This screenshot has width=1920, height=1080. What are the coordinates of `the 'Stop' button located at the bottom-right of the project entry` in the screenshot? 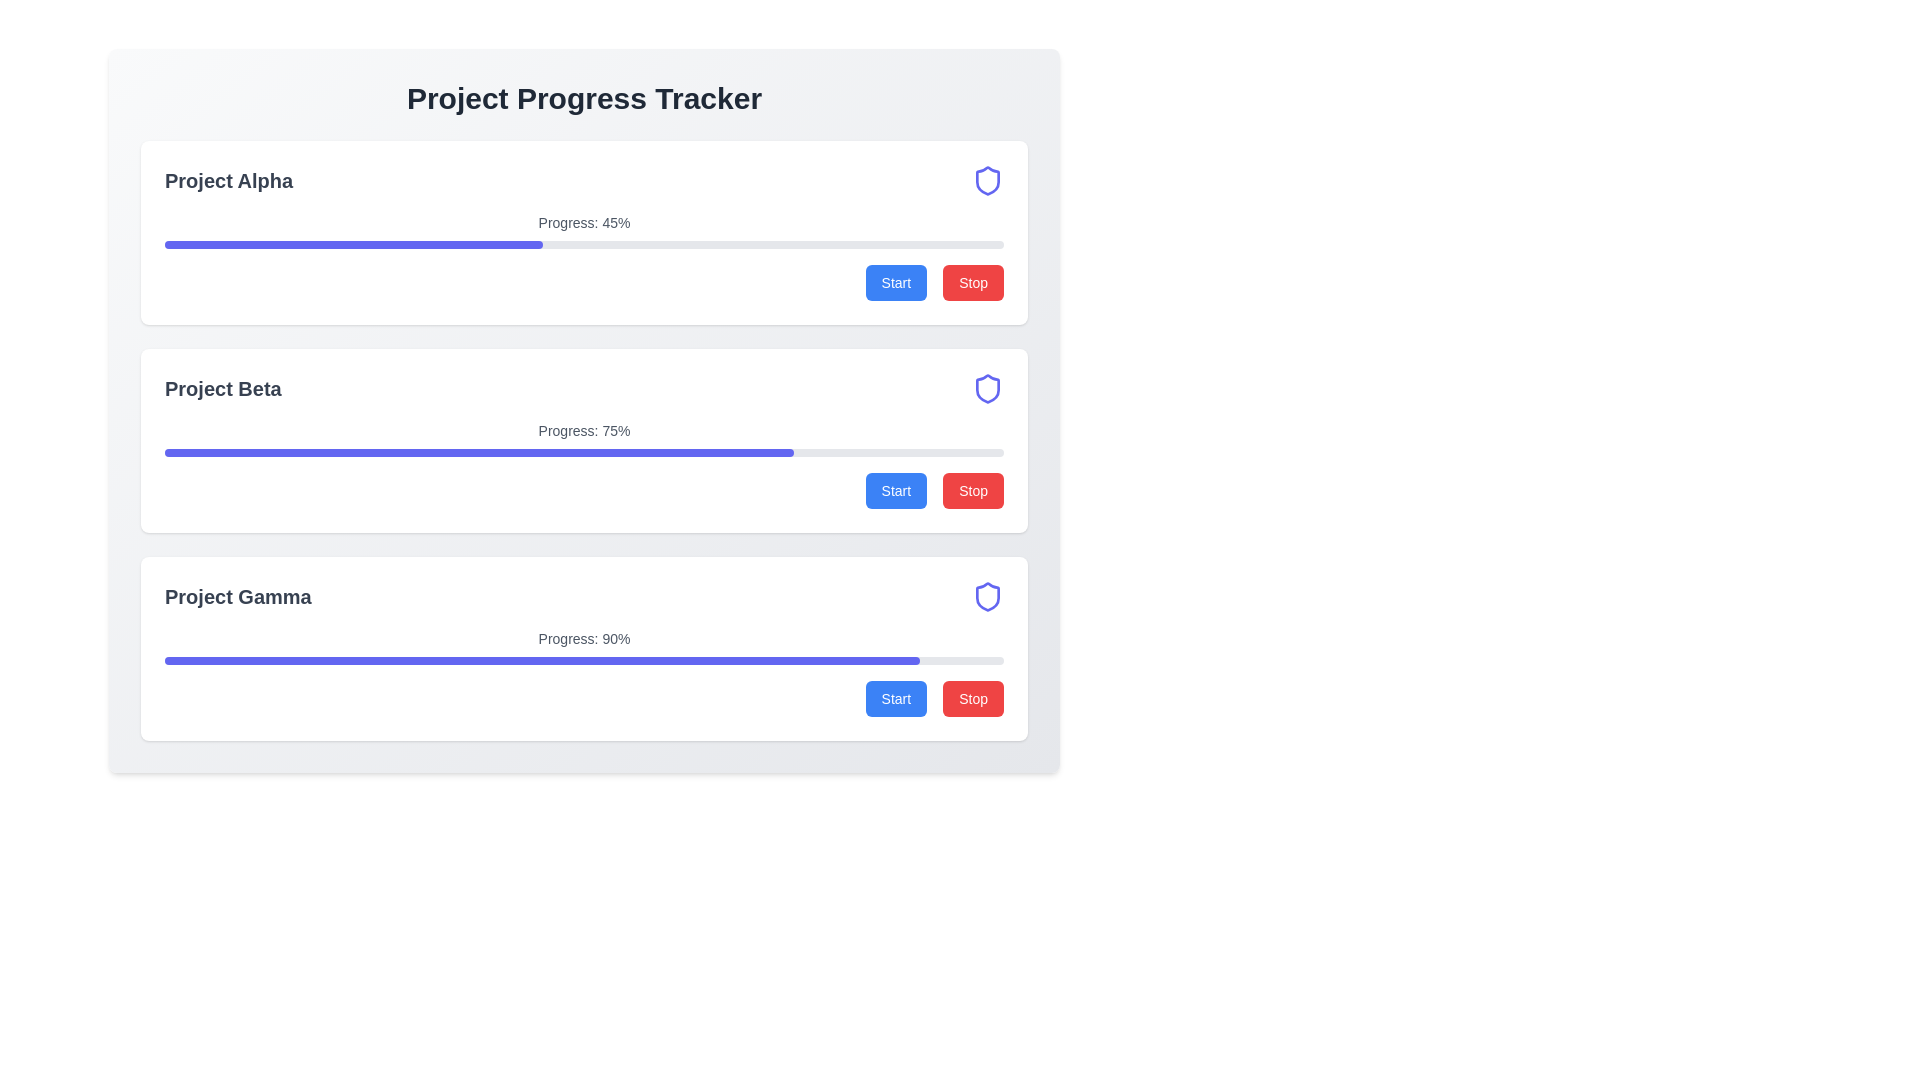 It's located at (973, 282).